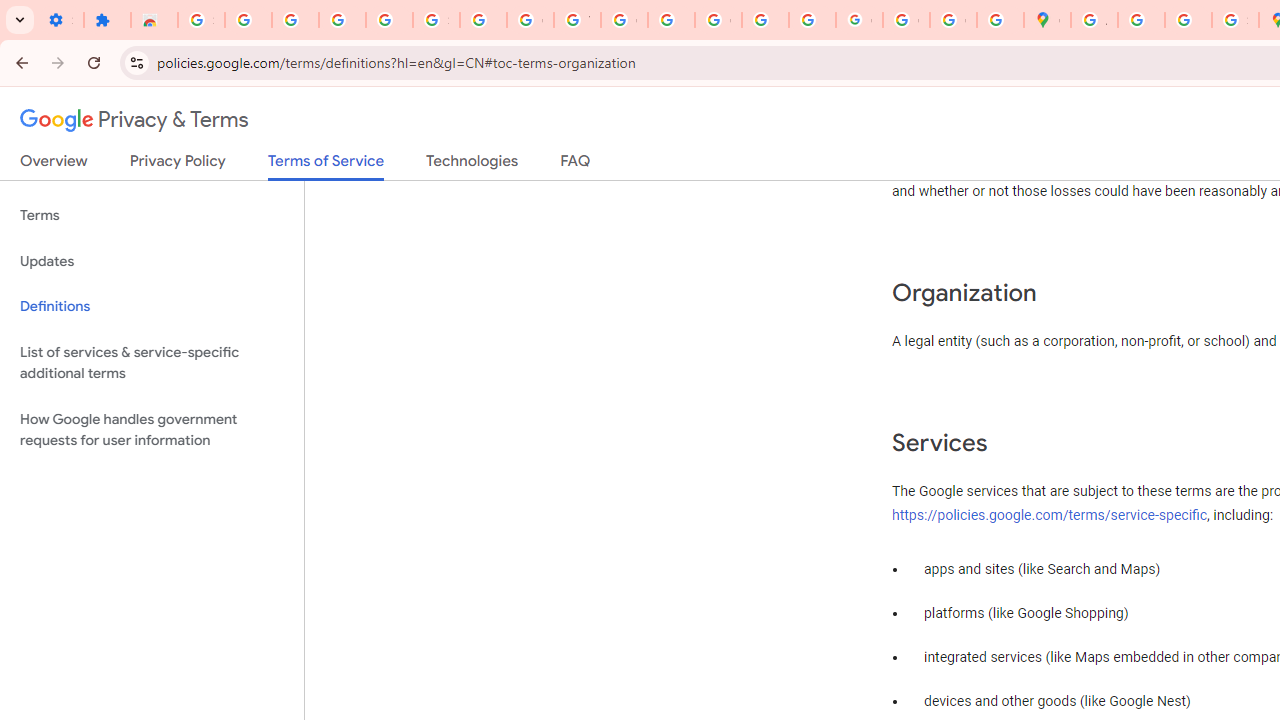 The height and width of the screenshot is (720, 1280). I want to click on 'Technologies', so click(471, 164).